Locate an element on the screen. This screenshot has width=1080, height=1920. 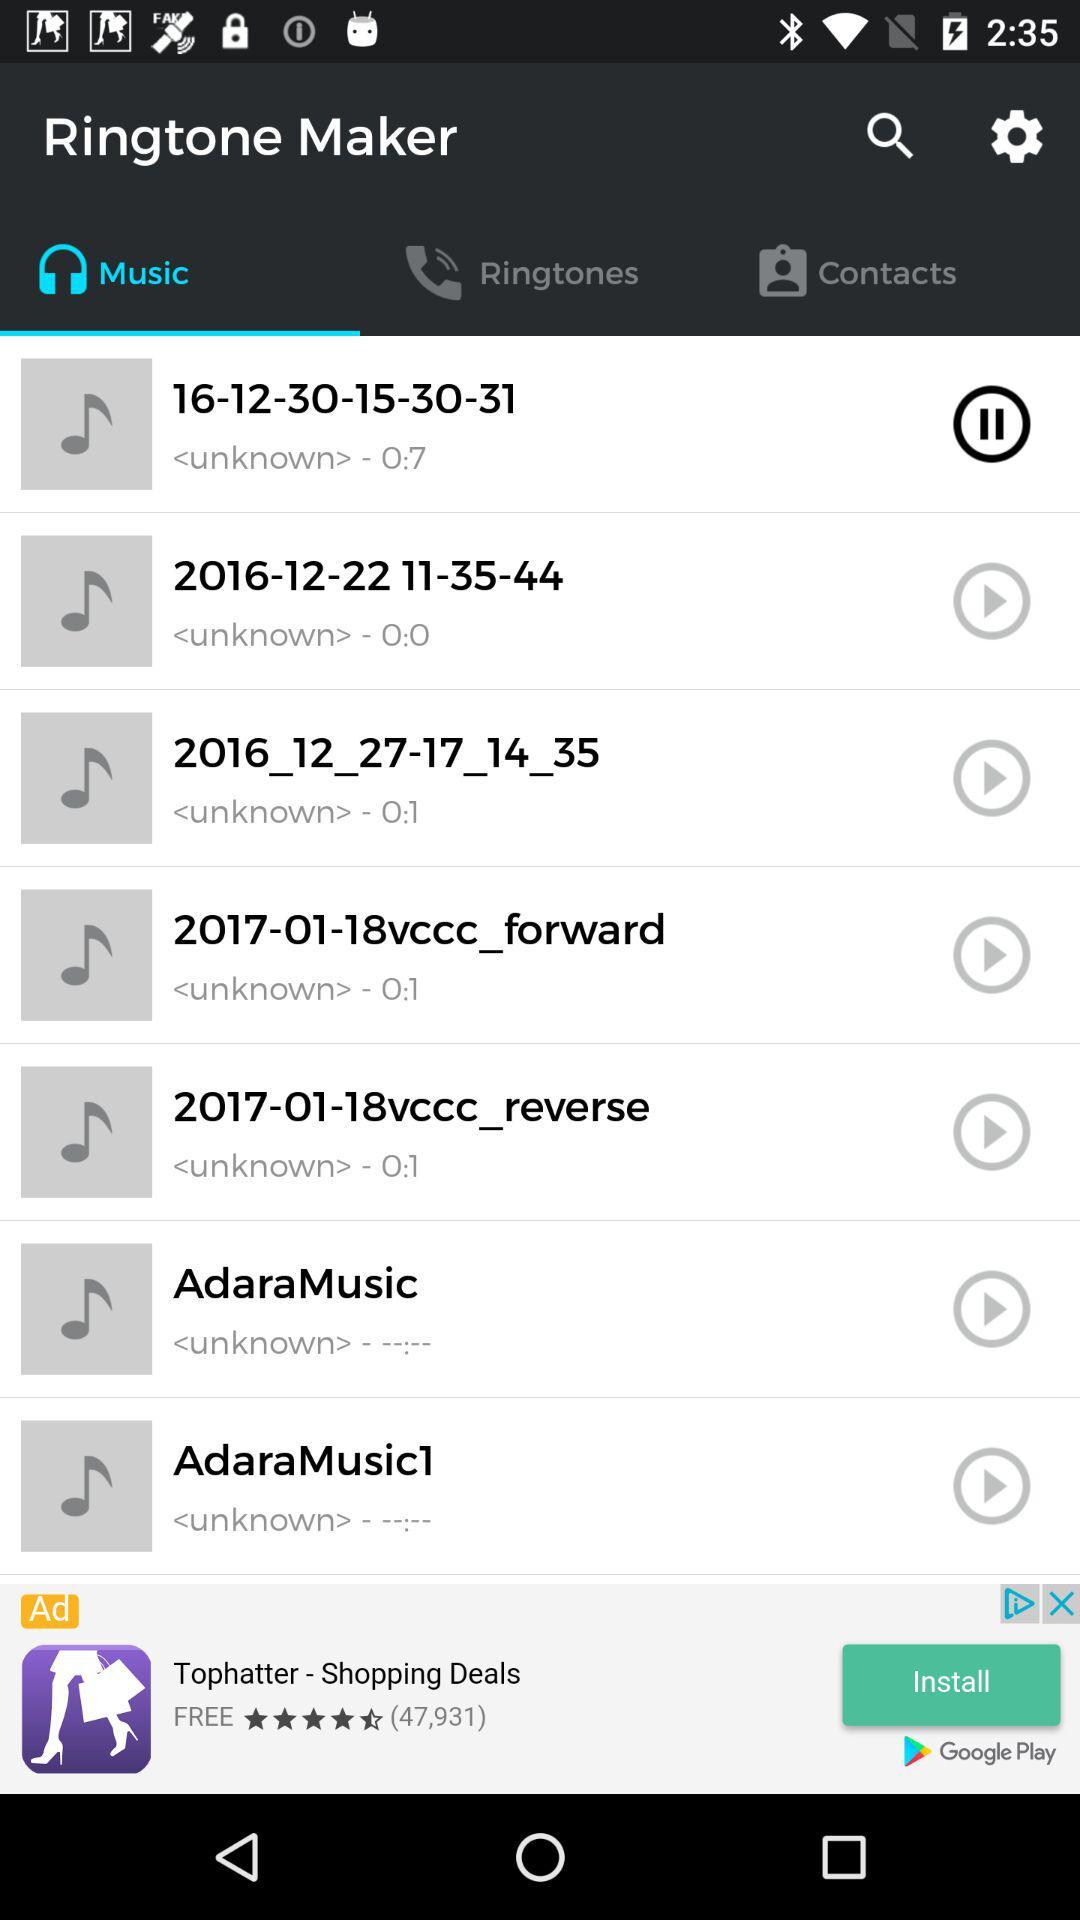
music is located at coordinates (991, 777).